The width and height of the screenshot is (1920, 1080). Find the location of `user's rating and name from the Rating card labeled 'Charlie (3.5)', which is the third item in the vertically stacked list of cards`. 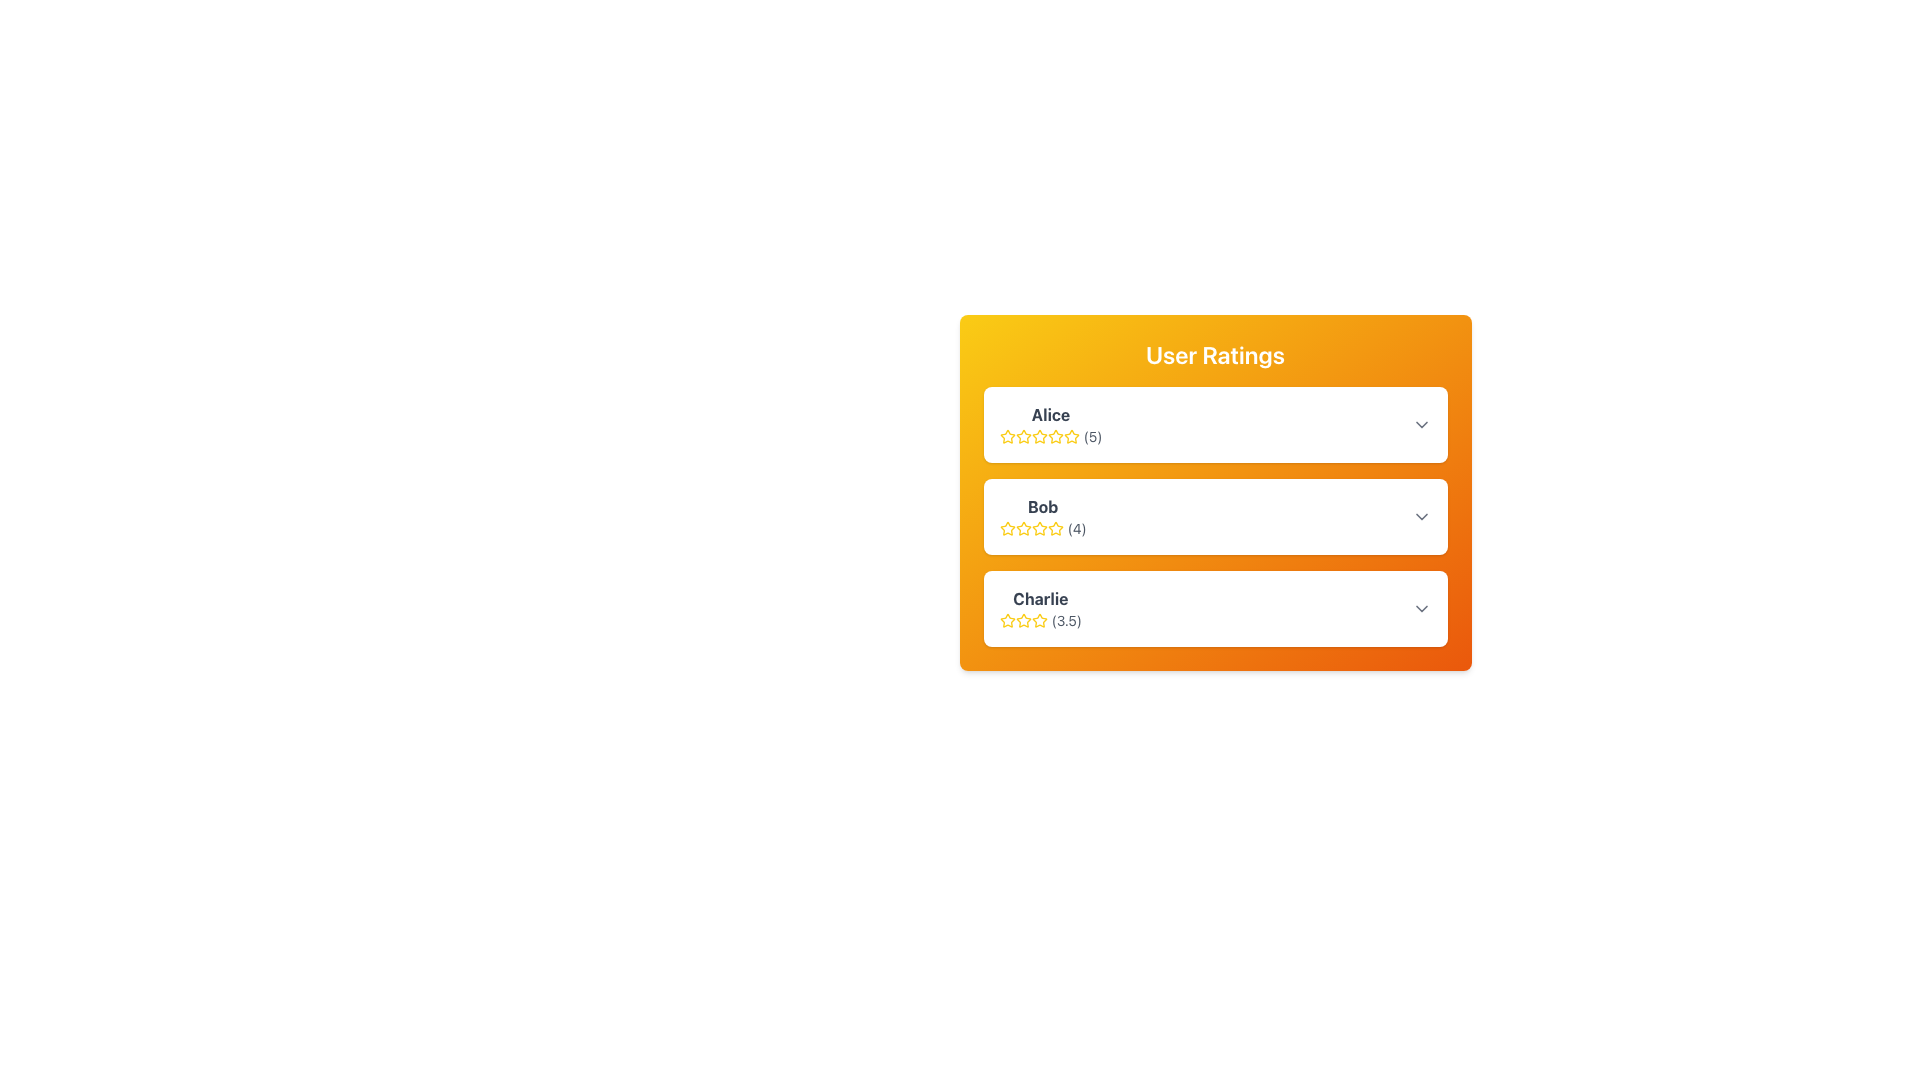

user's rating and name from the Rating card labeled 'Charlie (3.5)', which is the third item in the vertically stacked list of cards is located at coordinates (1214, 608).